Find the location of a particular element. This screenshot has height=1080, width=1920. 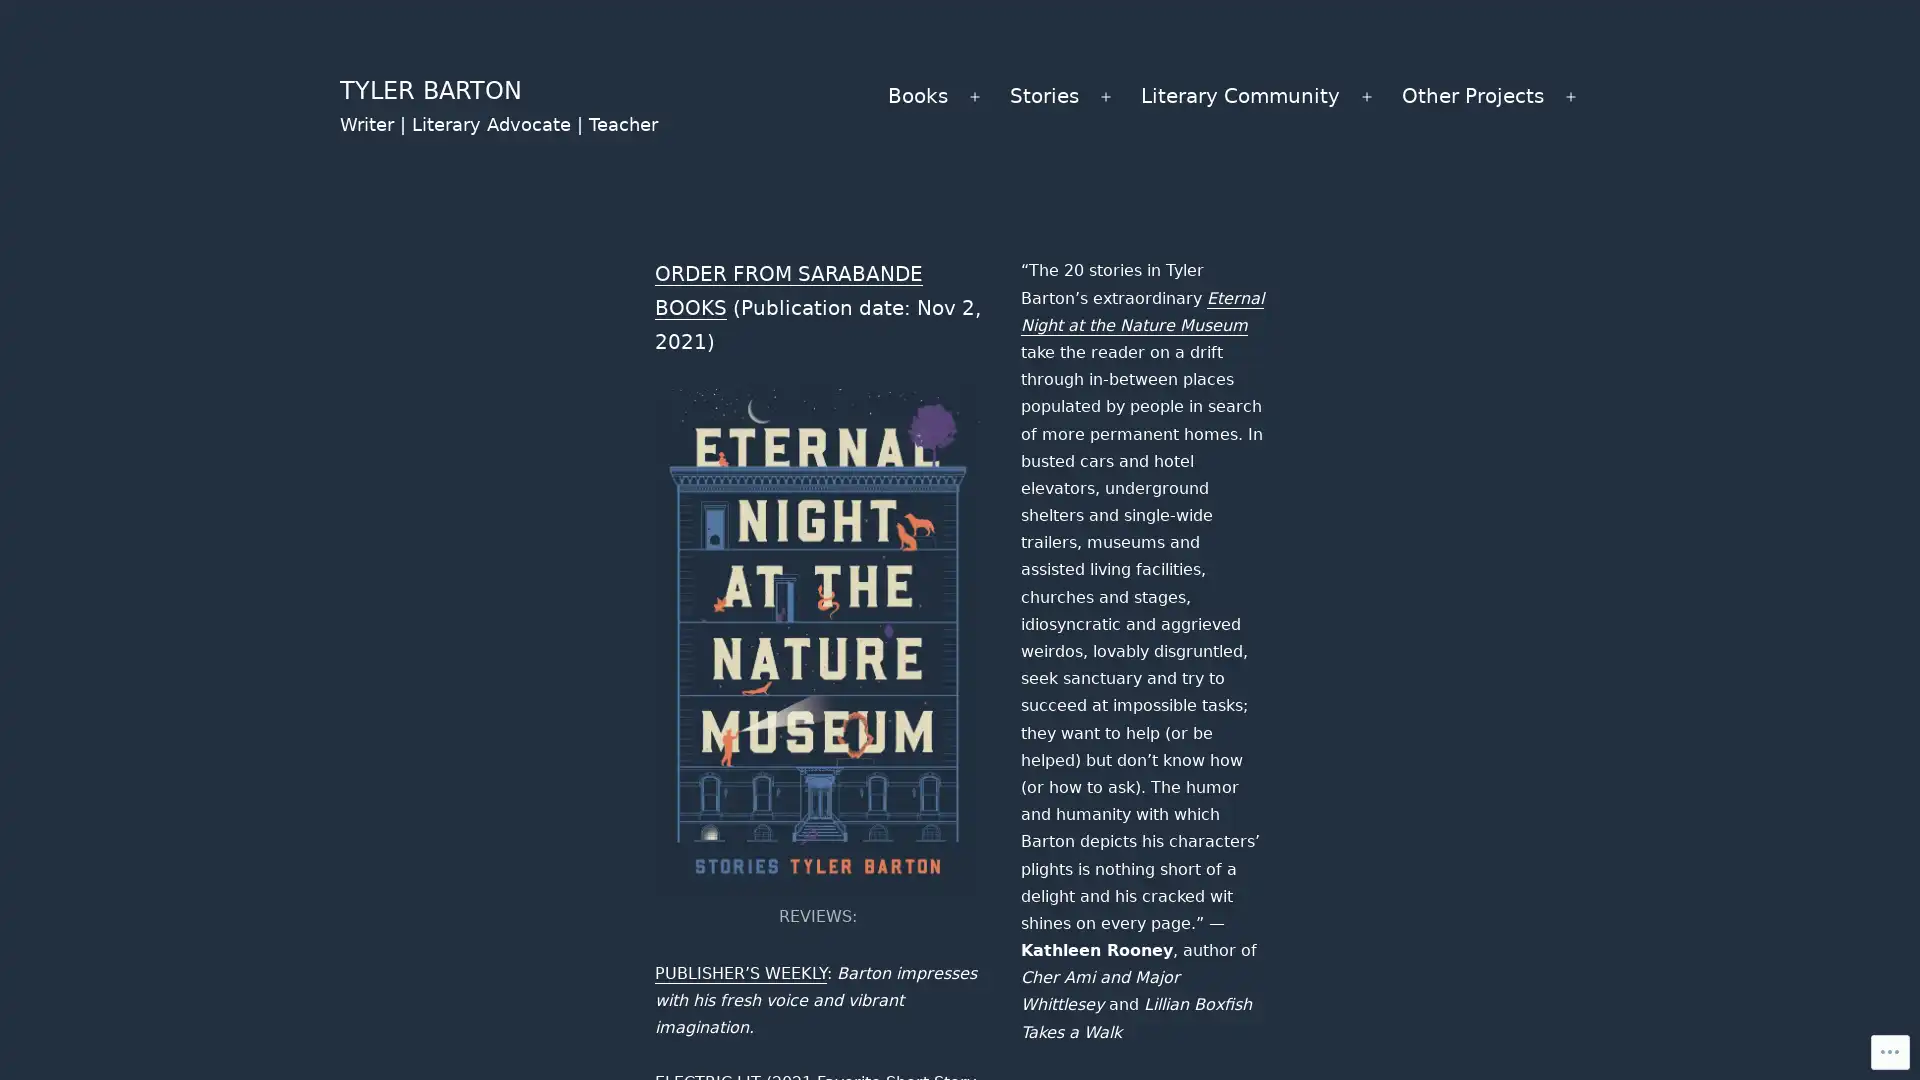

Open menu is located at coordinates (1103, 96).